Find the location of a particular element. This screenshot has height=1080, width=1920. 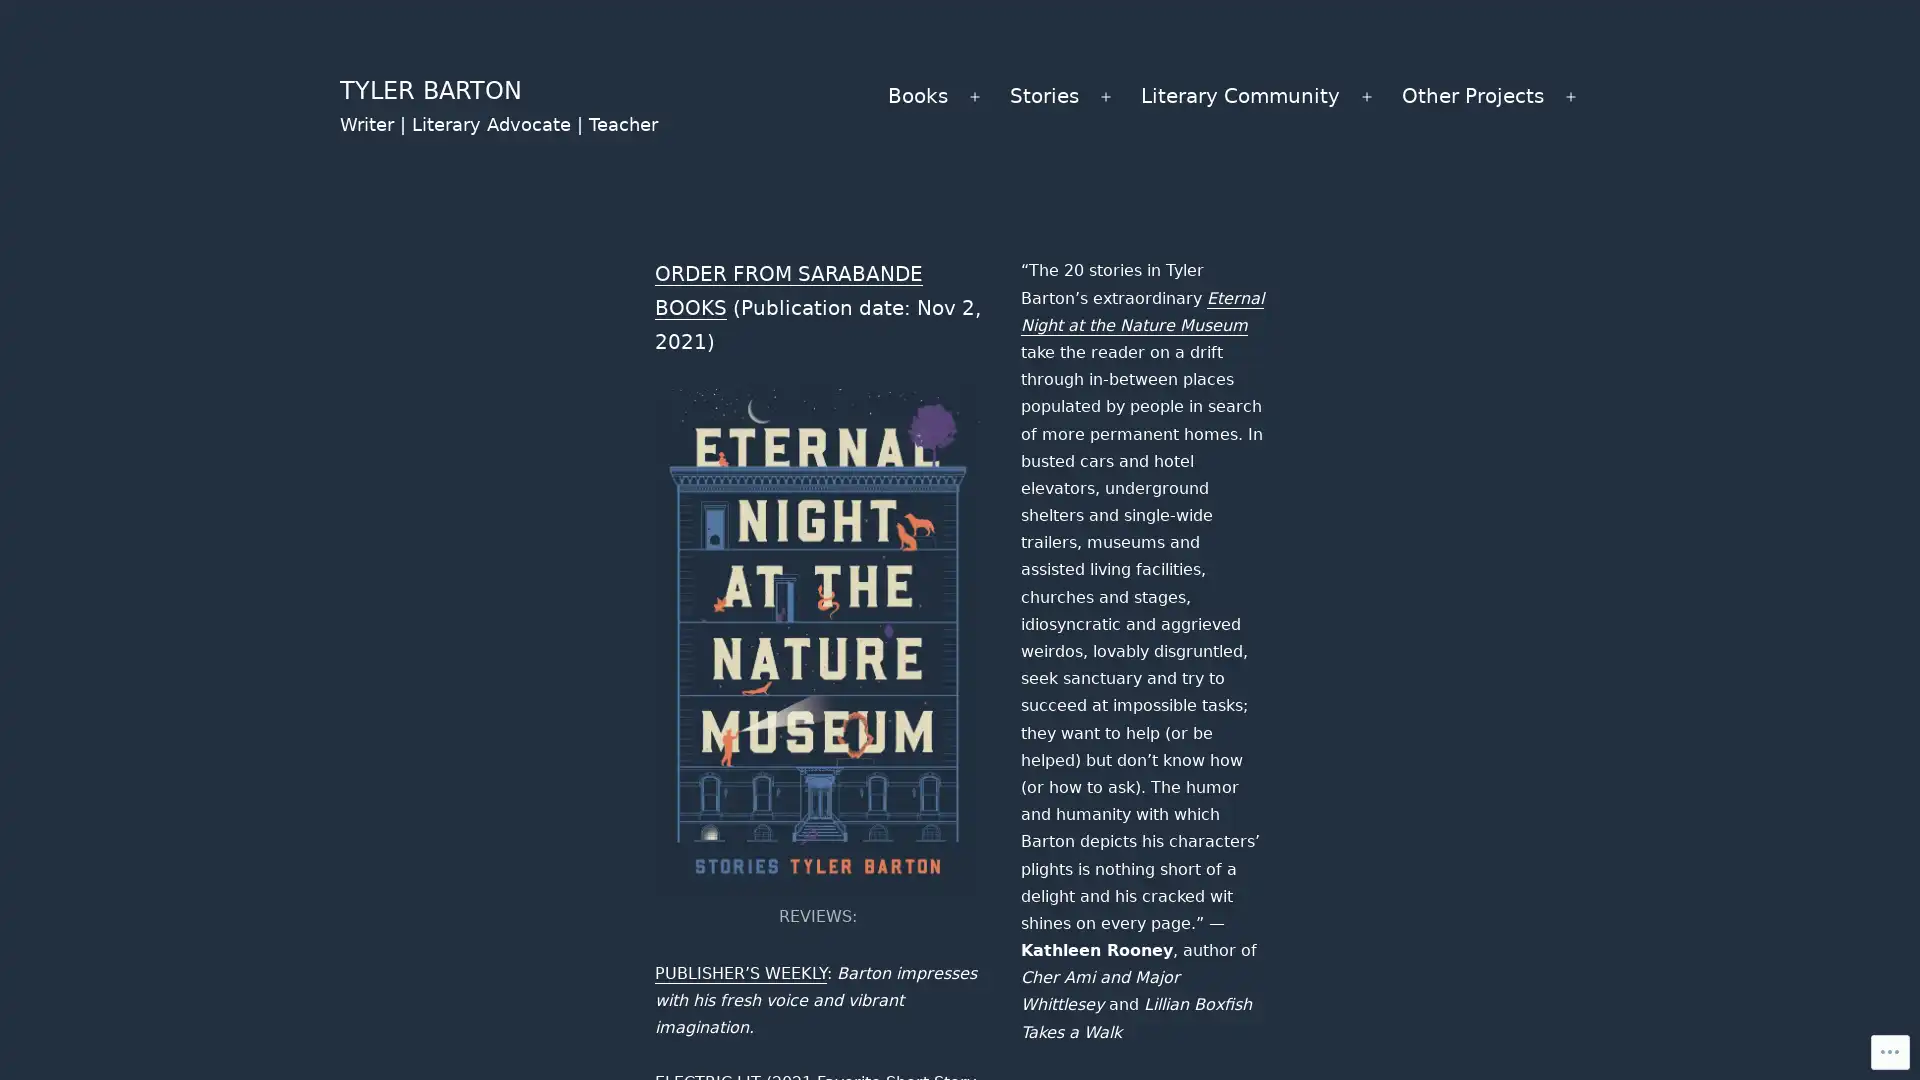

Open menu is located at coordinates (1103, 96).